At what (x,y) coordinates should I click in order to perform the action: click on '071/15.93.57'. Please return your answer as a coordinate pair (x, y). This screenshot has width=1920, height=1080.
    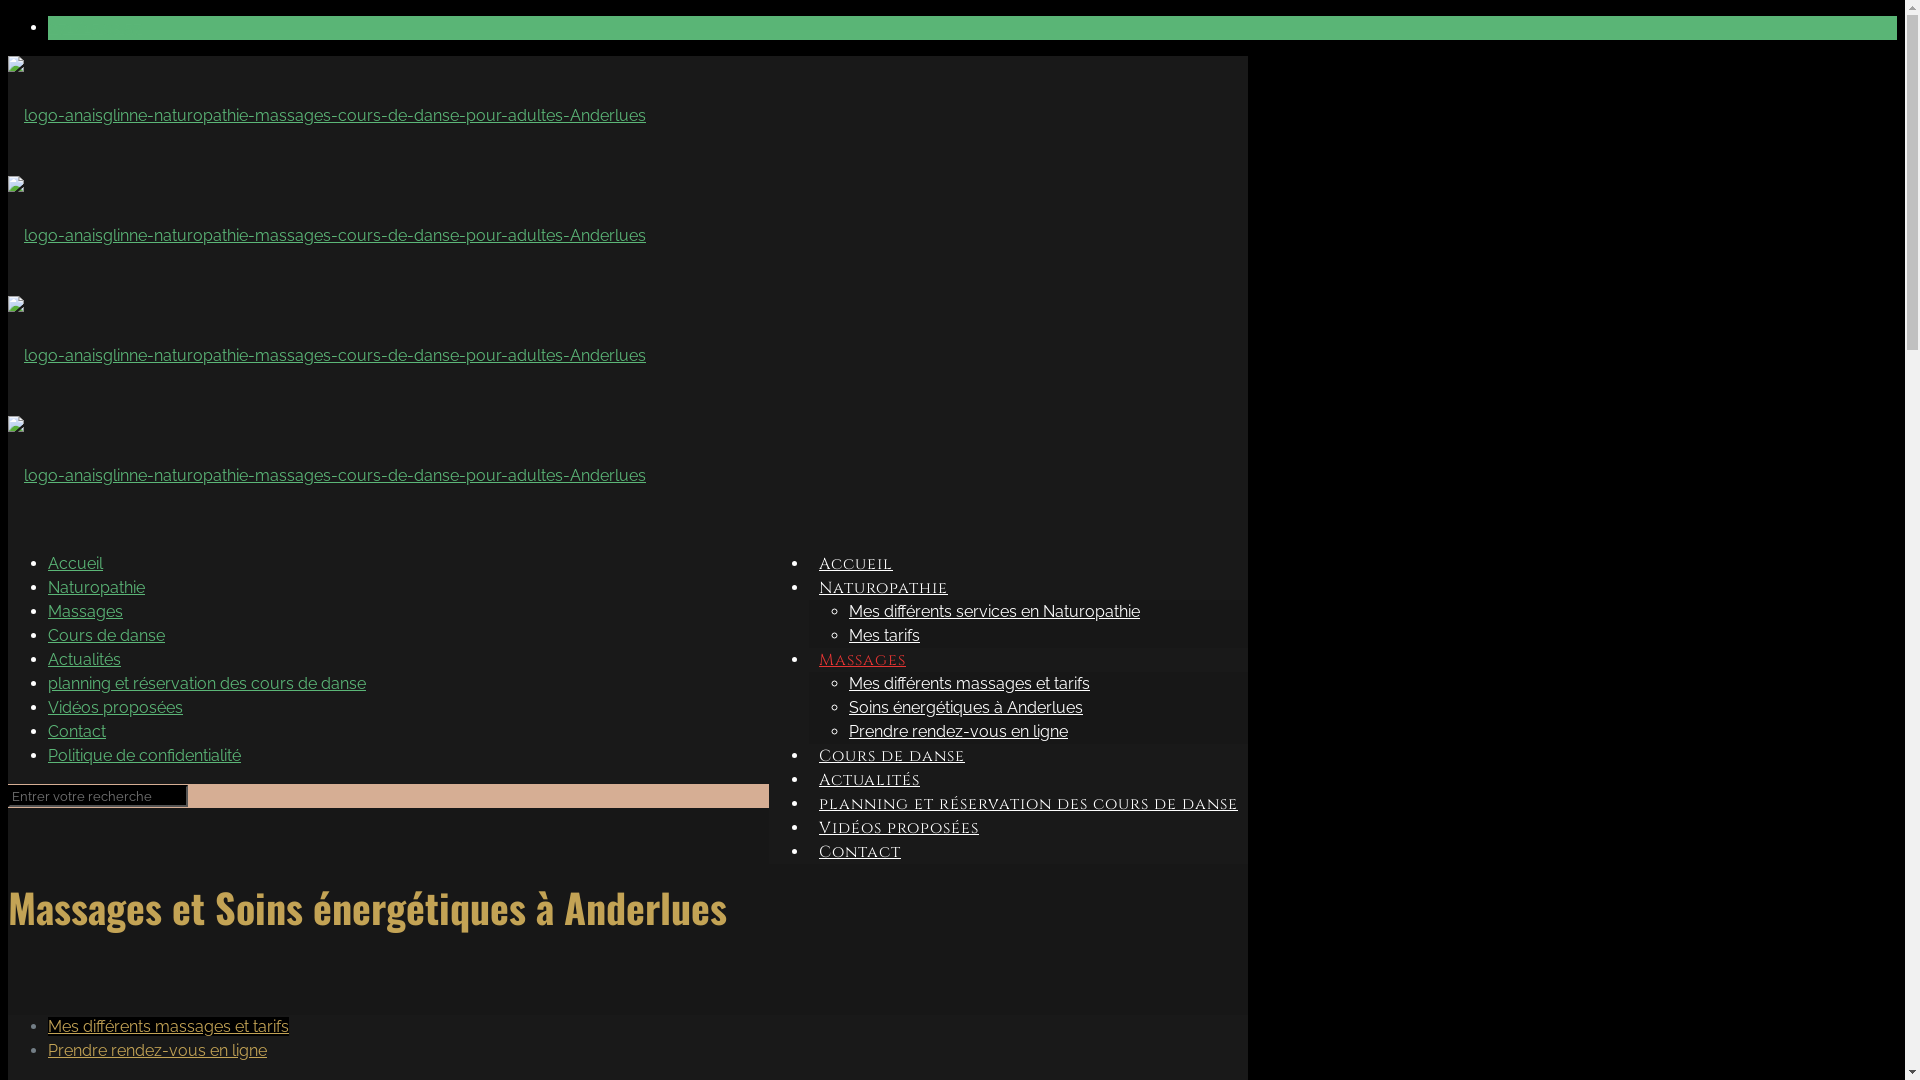
    Looking at the image, I should click on (94, 27).